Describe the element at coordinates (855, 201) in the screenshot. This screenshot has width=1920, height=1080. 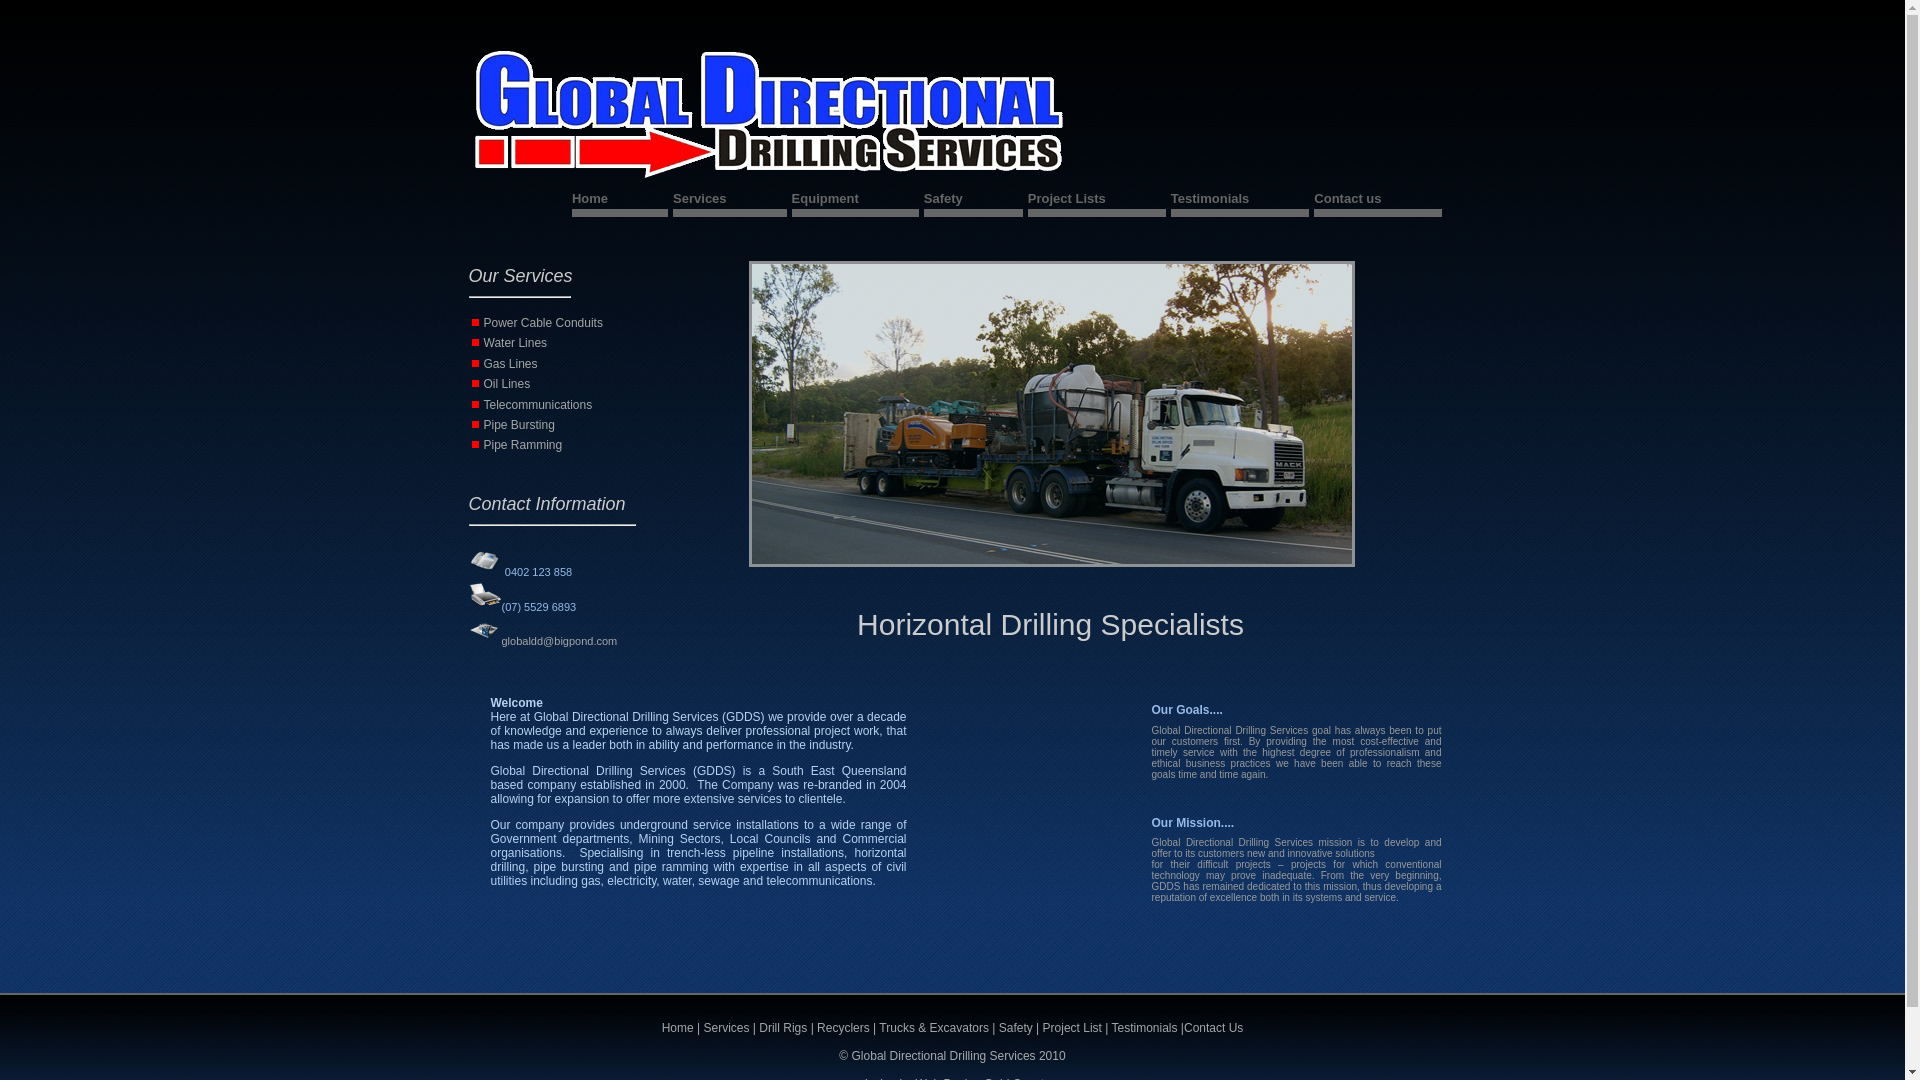
I see `'Equipment'` at that location.